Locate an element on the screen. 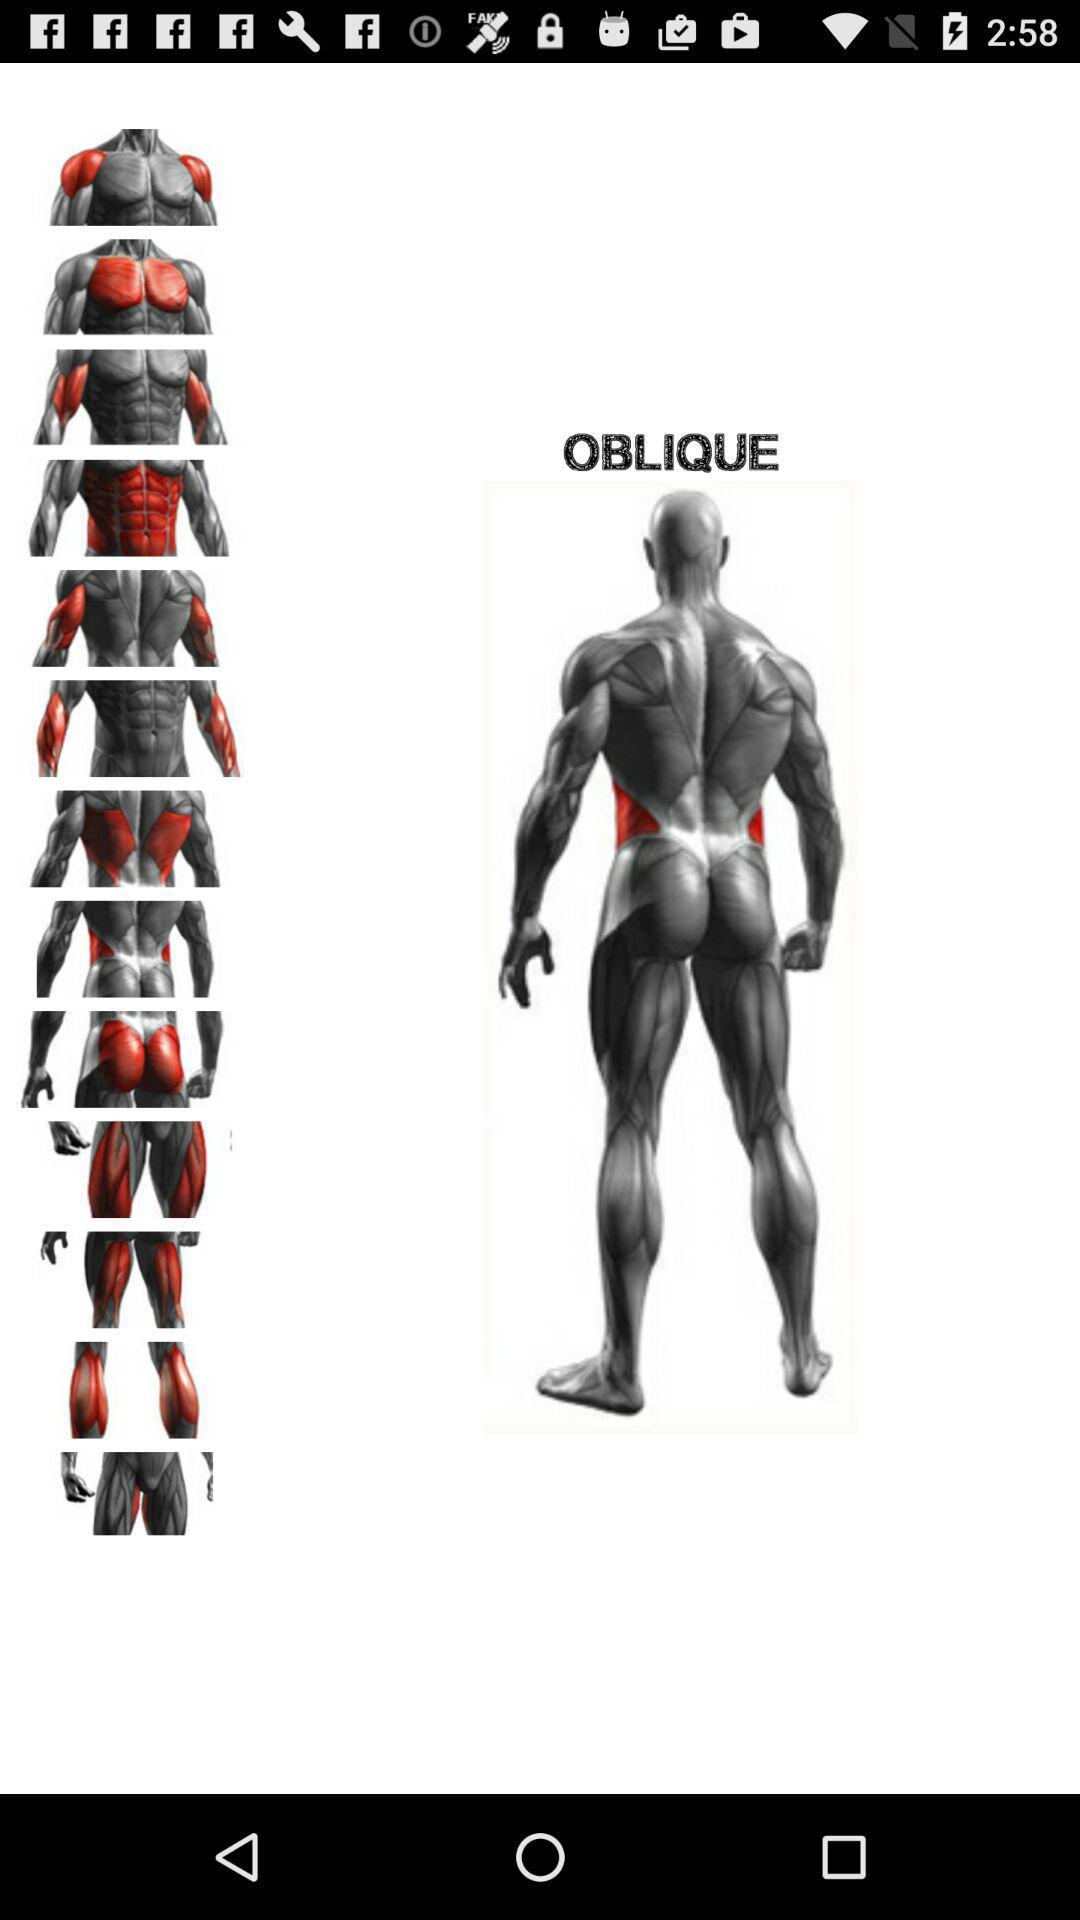 Image resolution: width=1080 pixels, height=1920 pixels. the pause icon is located at coordinates (131, 1480).